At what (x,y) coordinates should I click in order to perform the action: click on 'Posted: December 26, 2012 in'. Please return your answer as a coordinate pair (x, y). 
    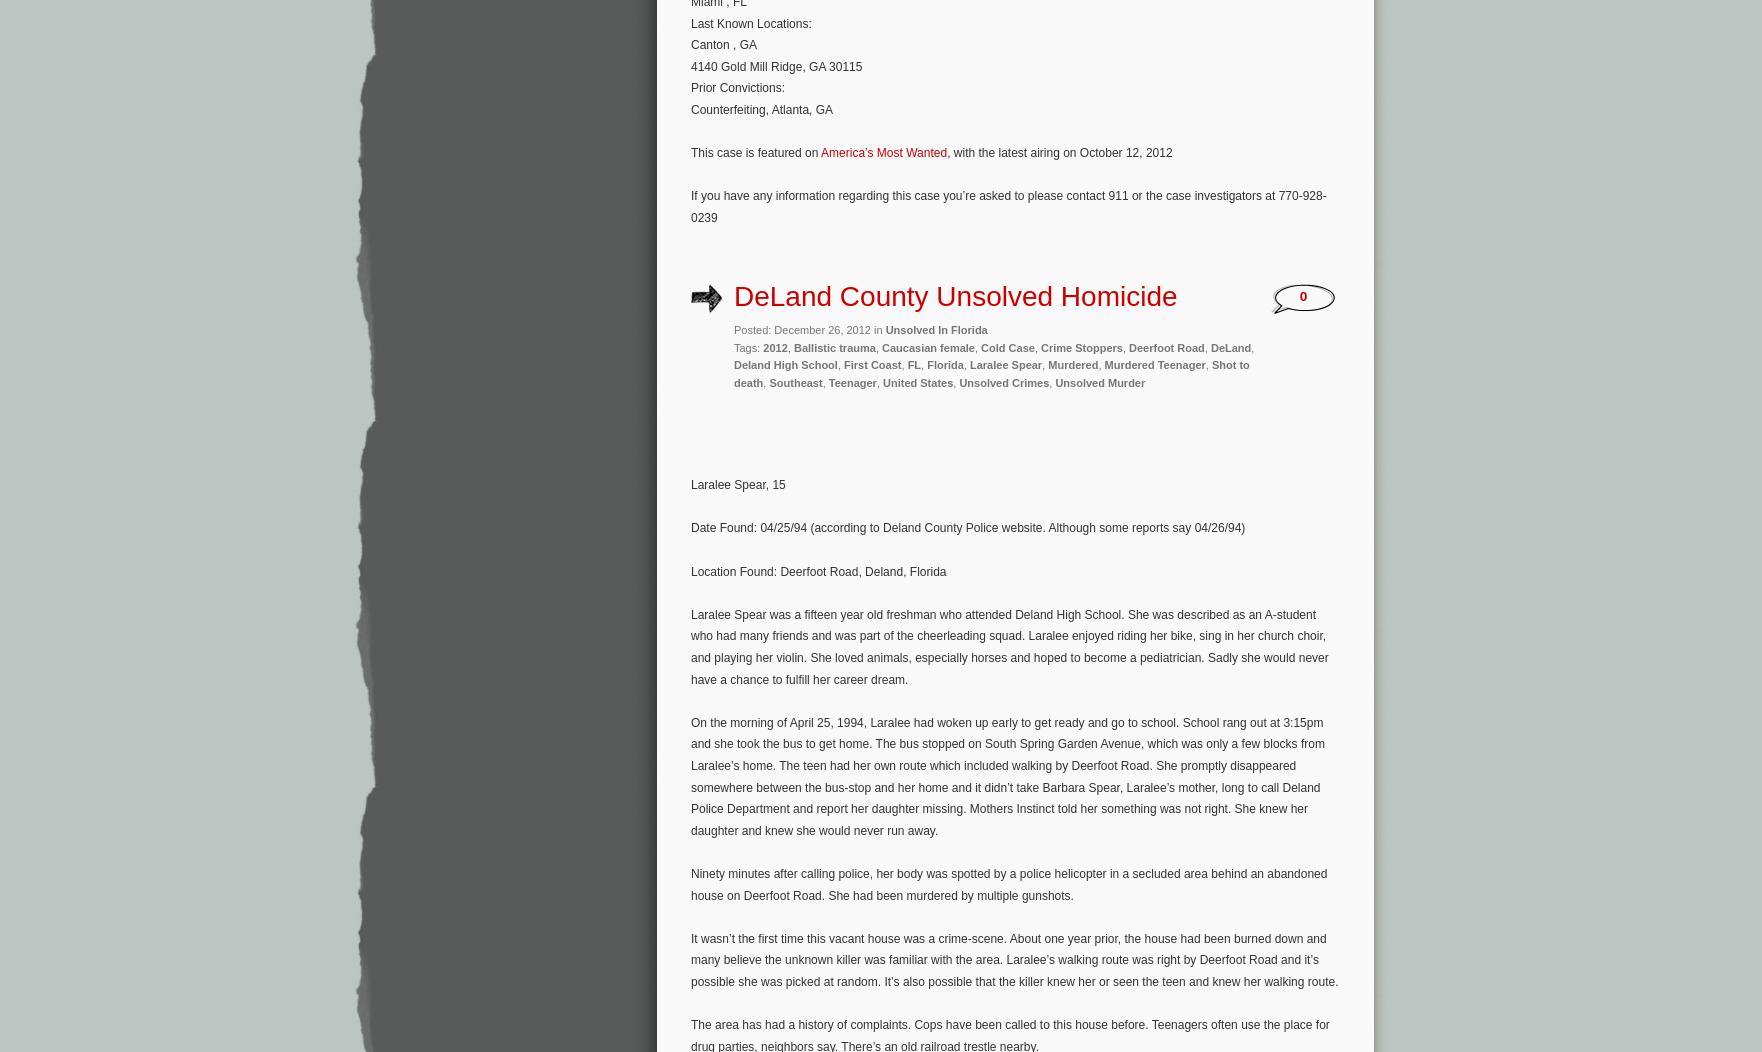
    Looking at the image, I should click on (808, 329).